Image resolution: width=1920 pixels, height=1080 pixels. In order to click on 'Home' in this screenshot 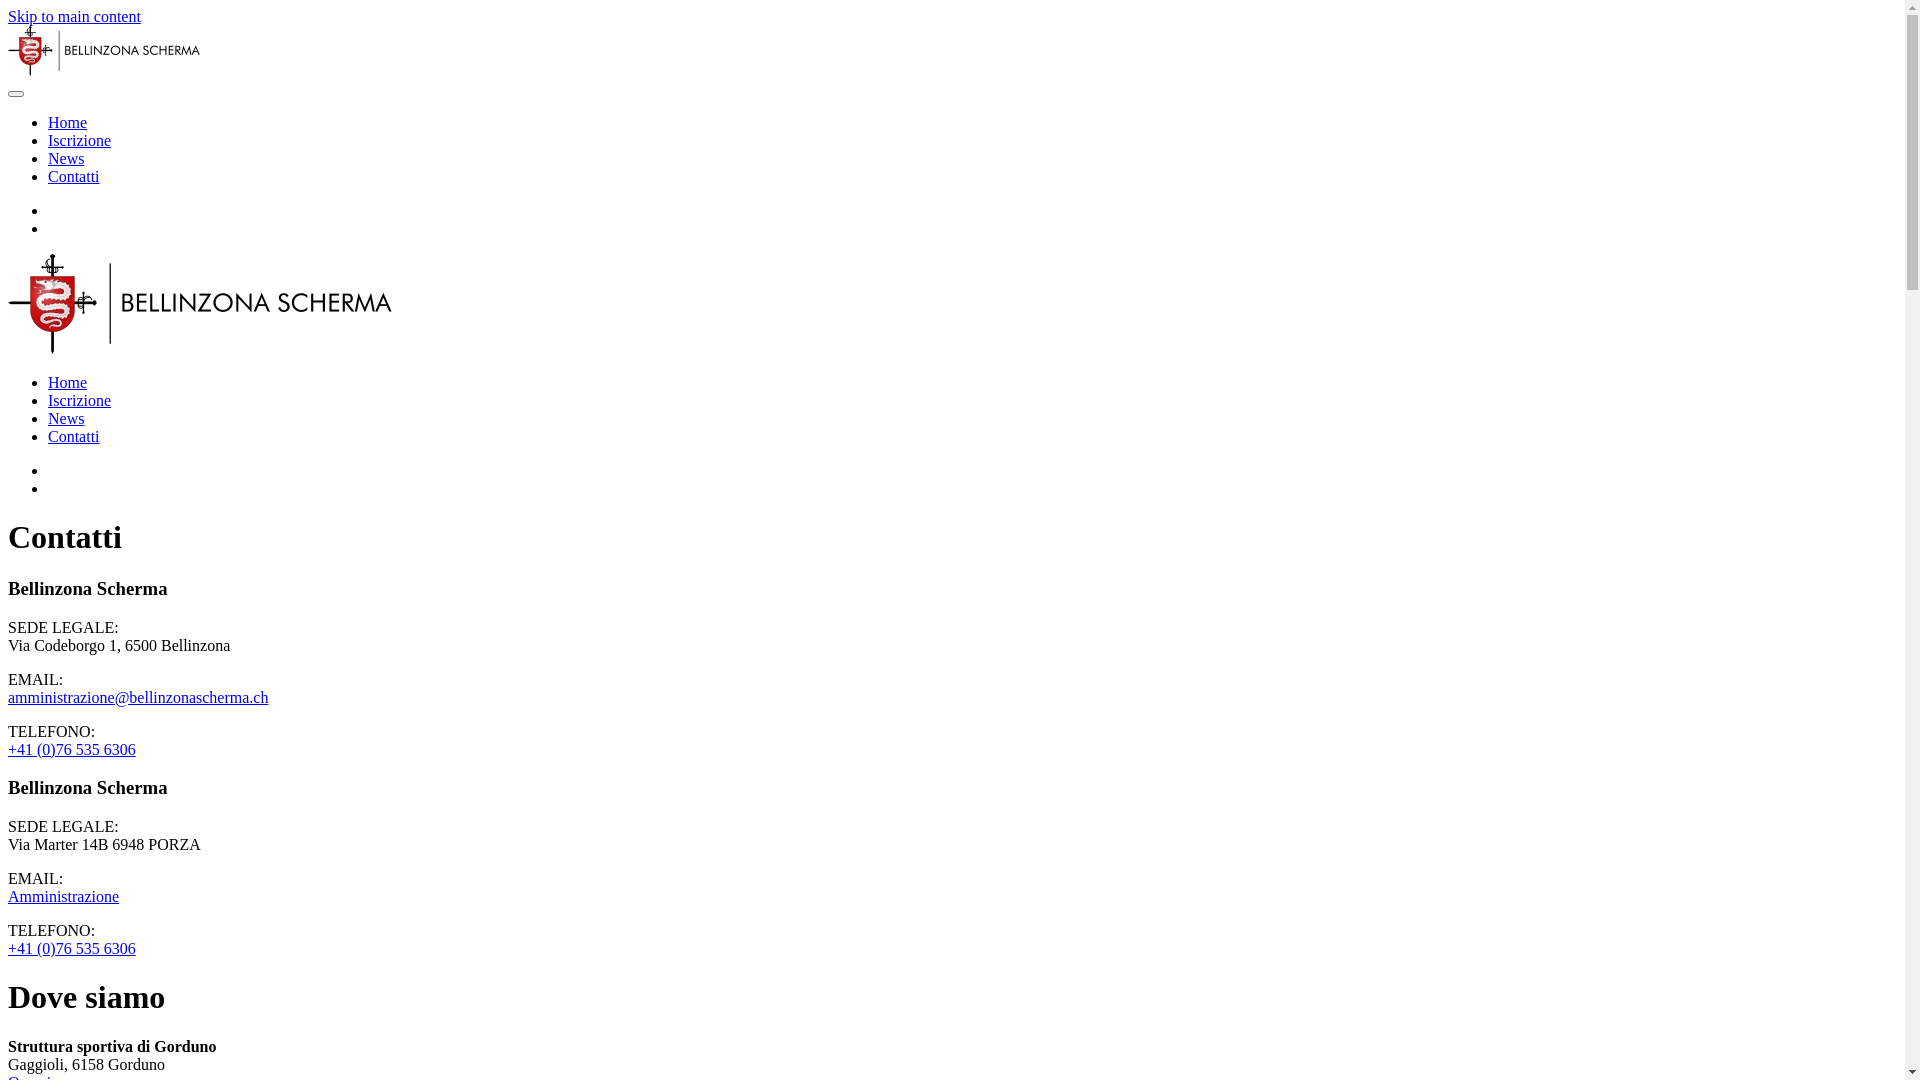, I will do `click(48, 382)`.